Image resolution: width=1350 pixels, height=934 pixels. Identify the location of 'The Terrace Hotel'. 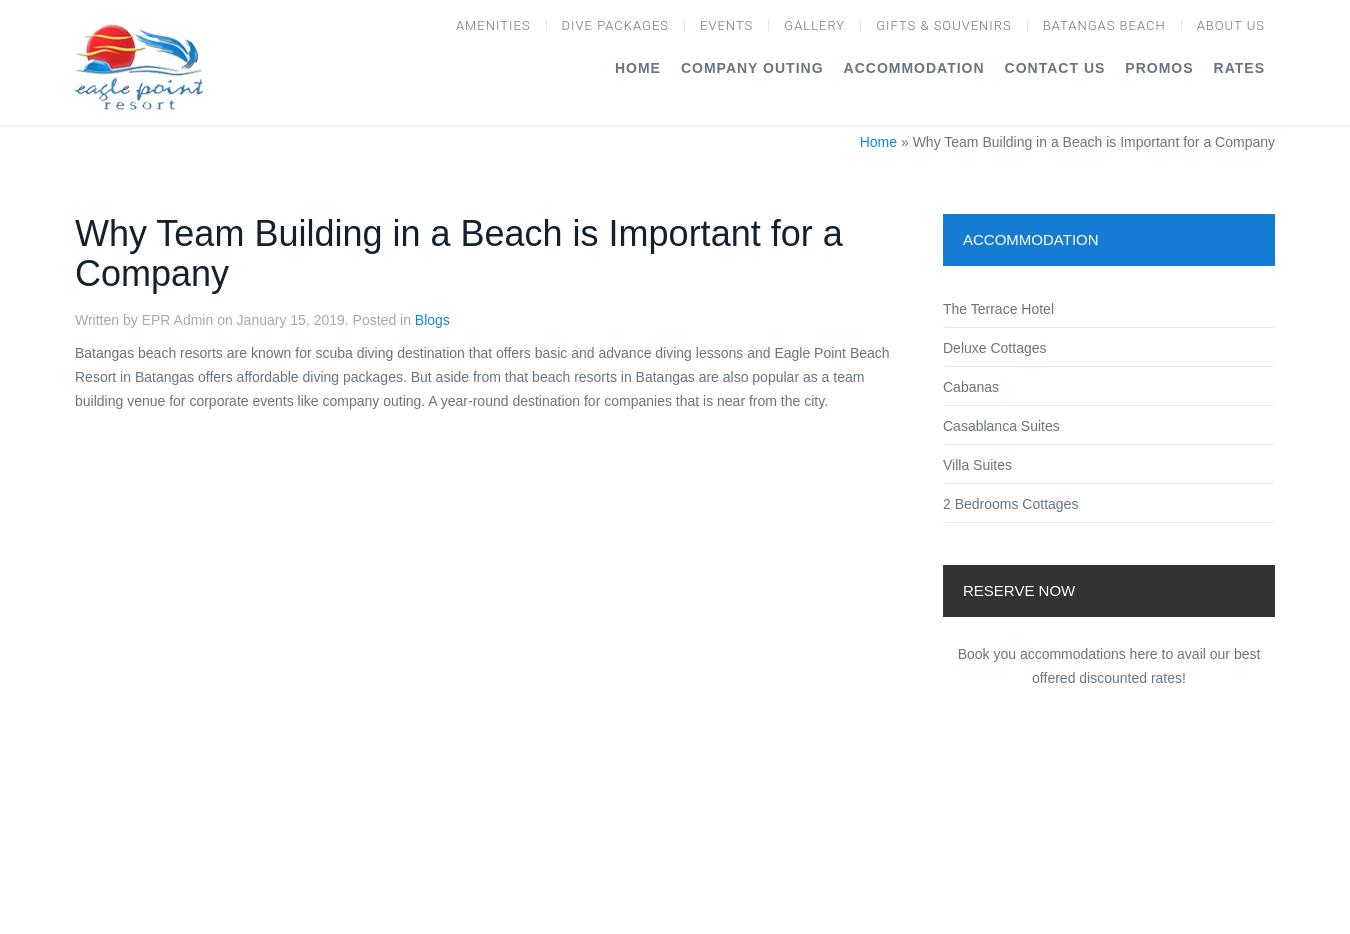
(997, 307).